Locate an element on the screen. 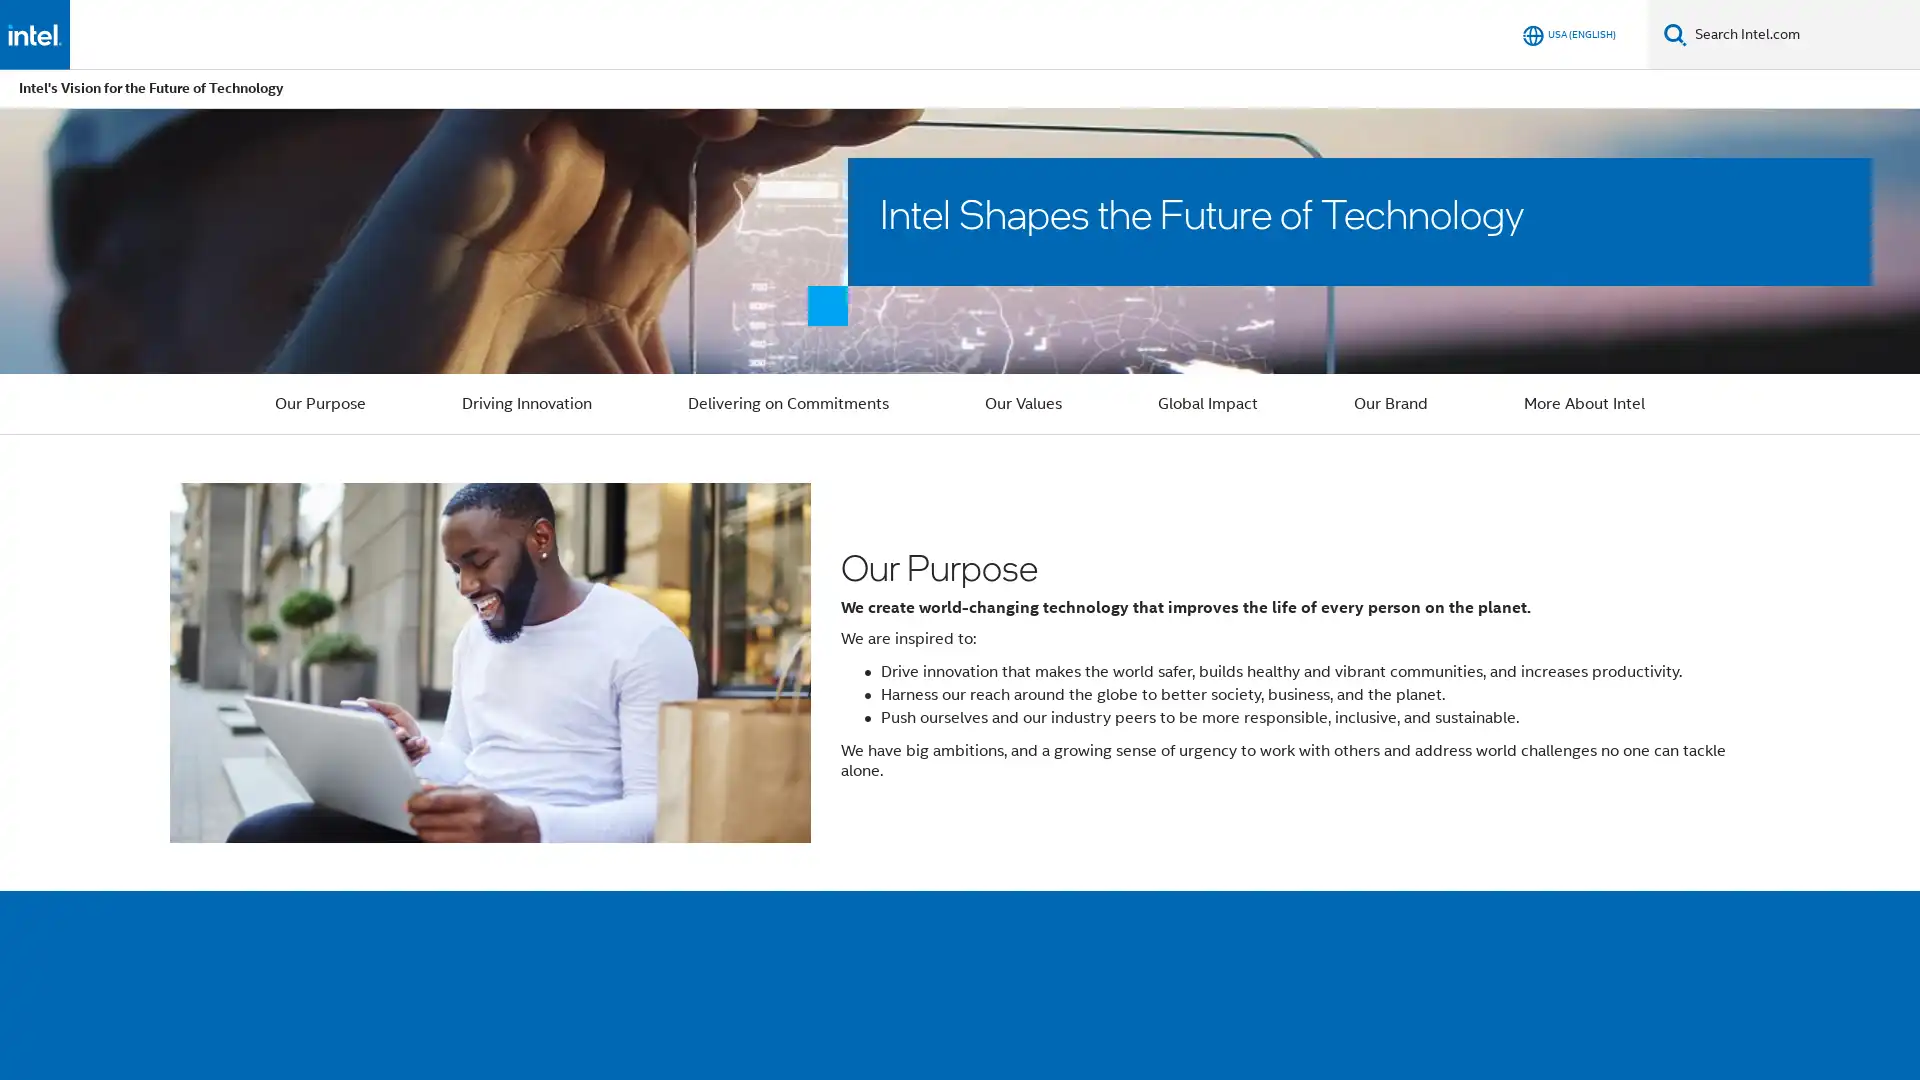 The width and height of the screenshot is (1920, 1080). Search is located at coordinates (1675, 34).